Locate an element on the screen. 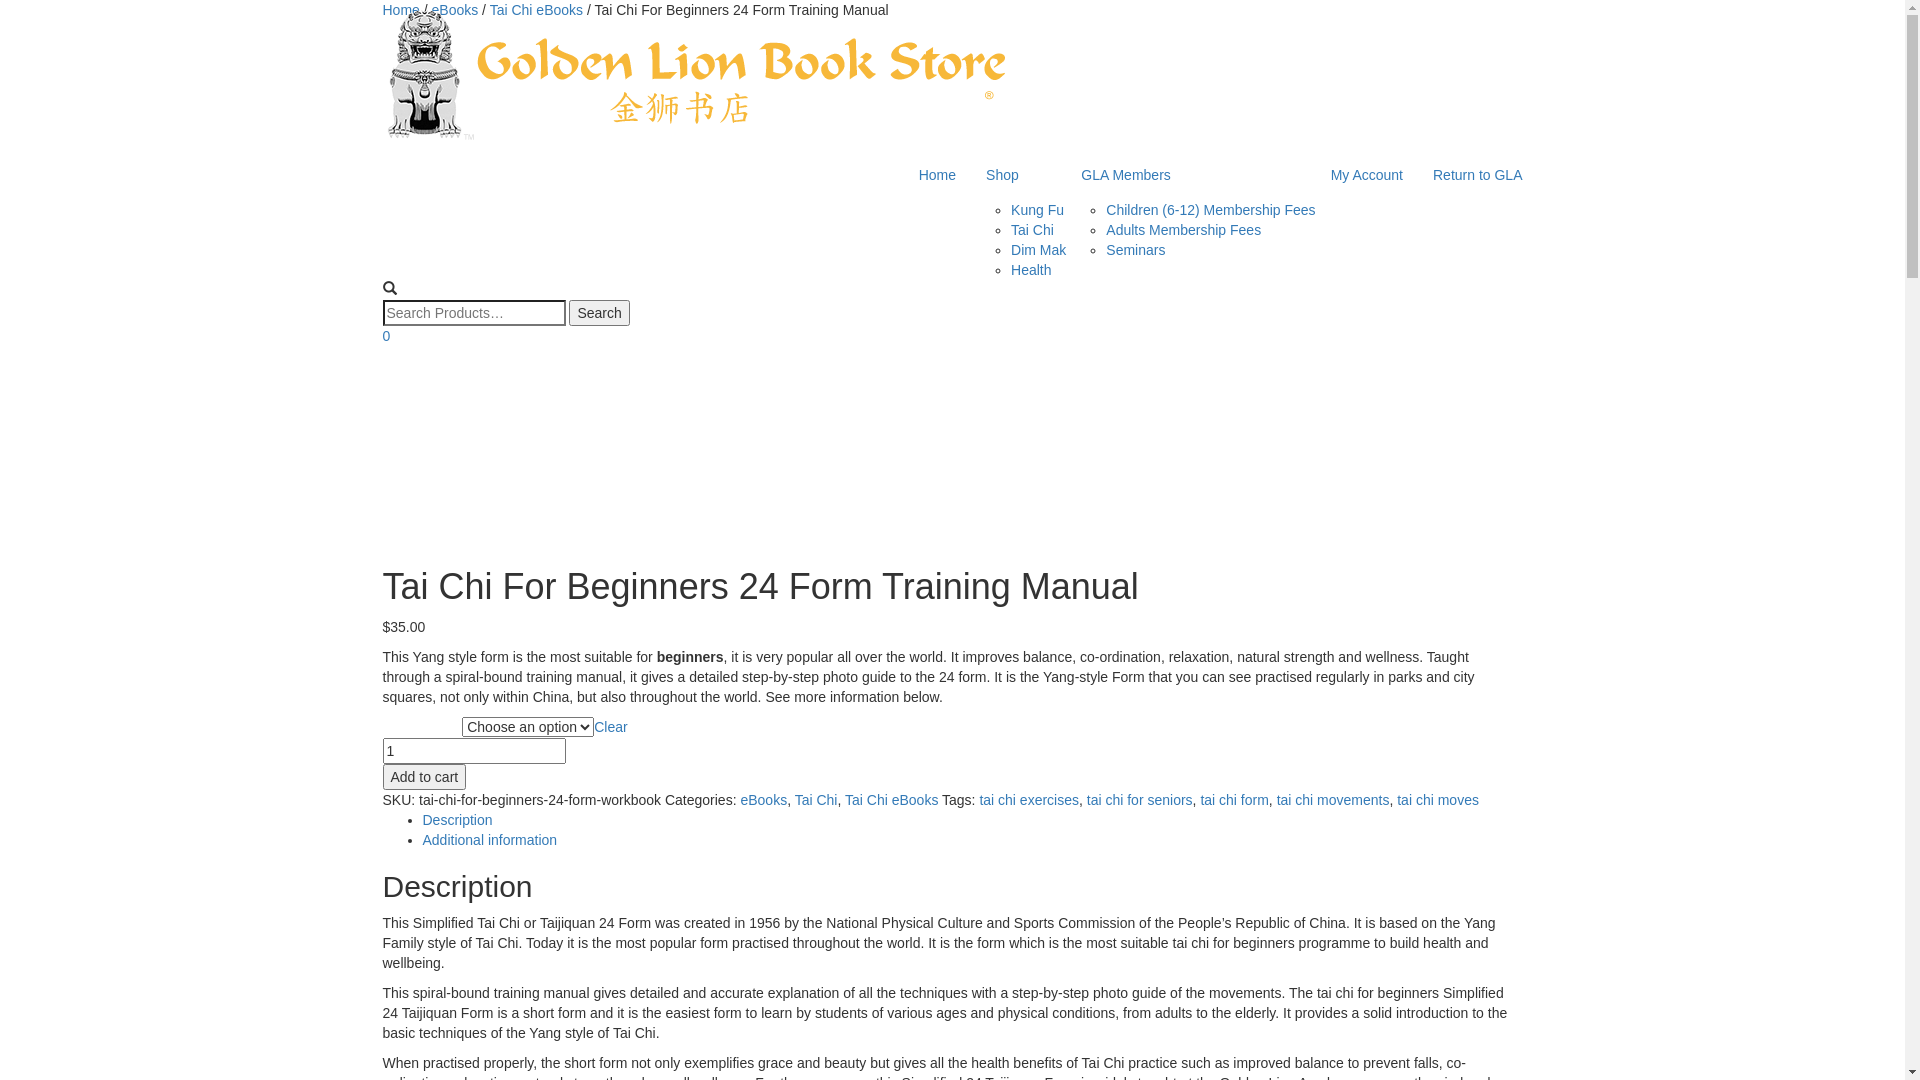 This screenshot has width=1920, height=1080. 'Shop' is located at coordinates (1018, 173).